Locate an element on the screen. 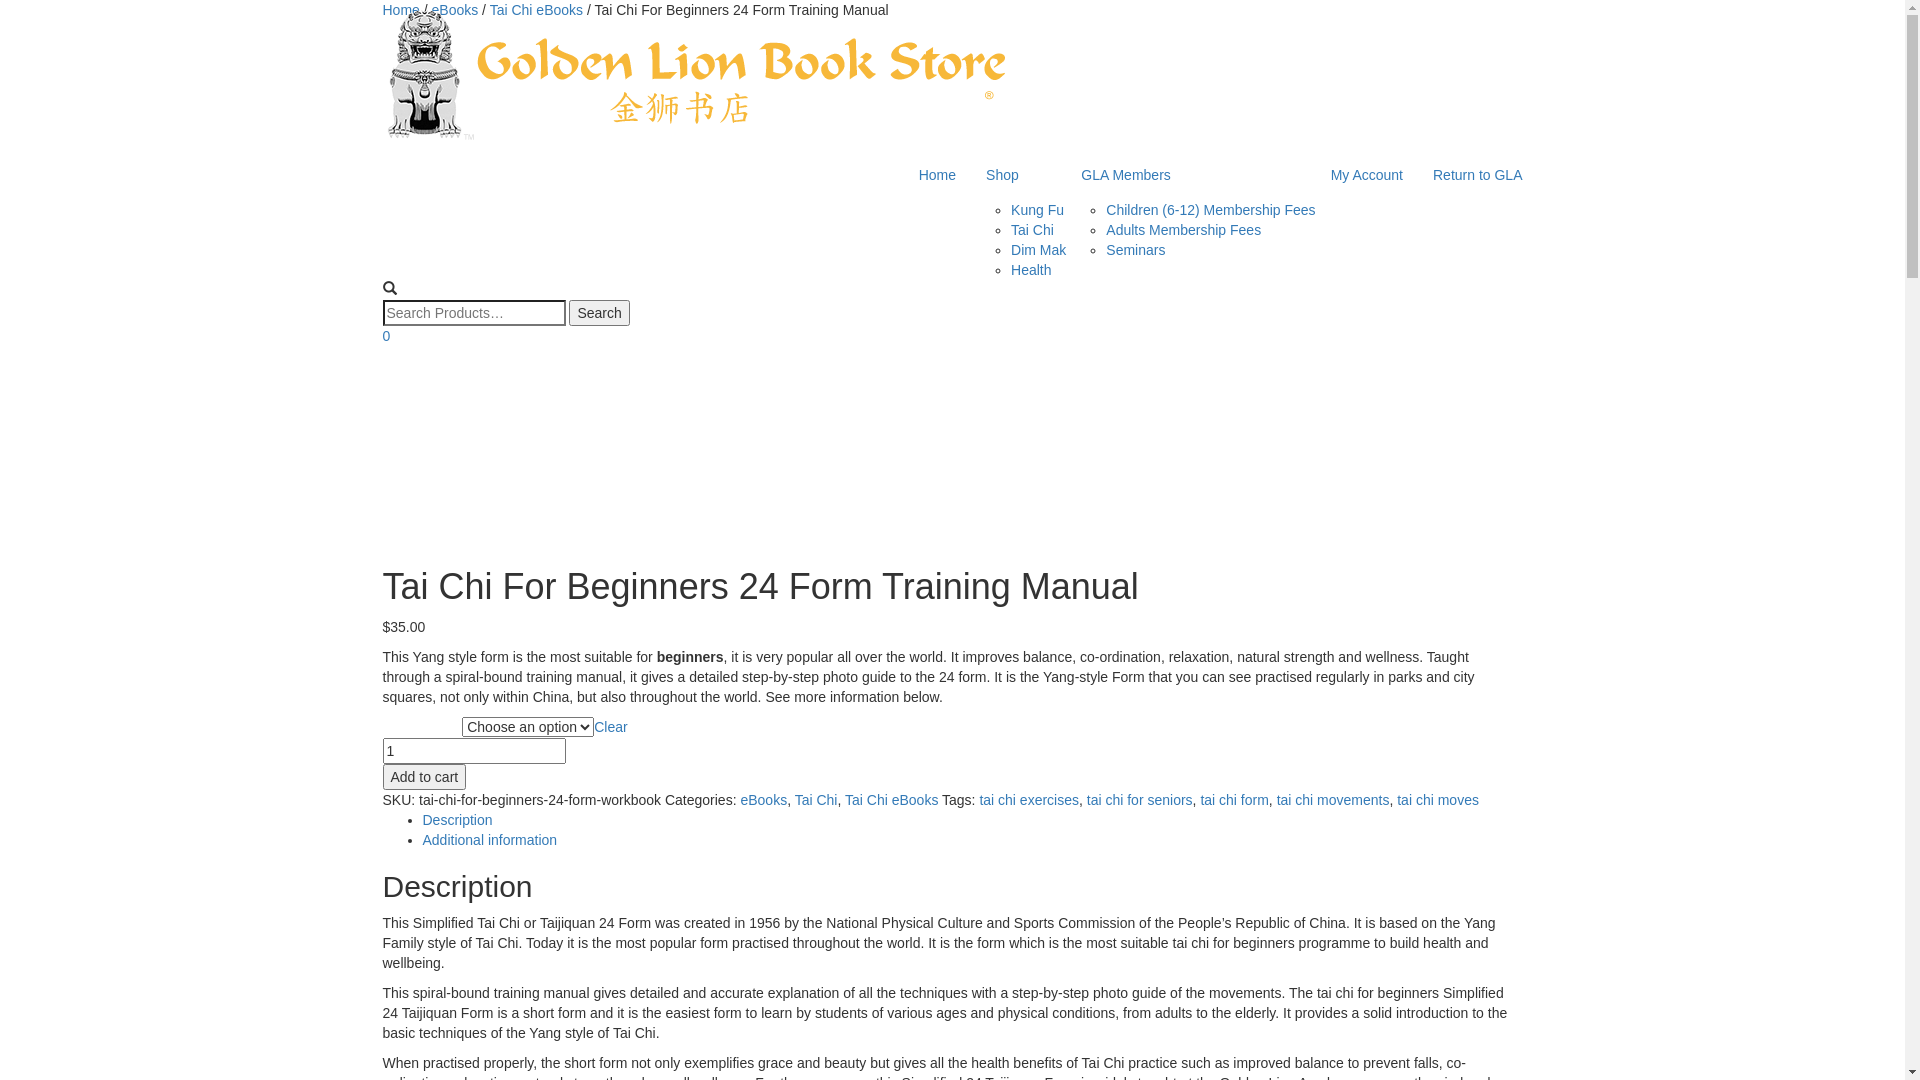 This screenshot has width=1920, height=1080. 'Shop' is located at coordinates (1018, 173).